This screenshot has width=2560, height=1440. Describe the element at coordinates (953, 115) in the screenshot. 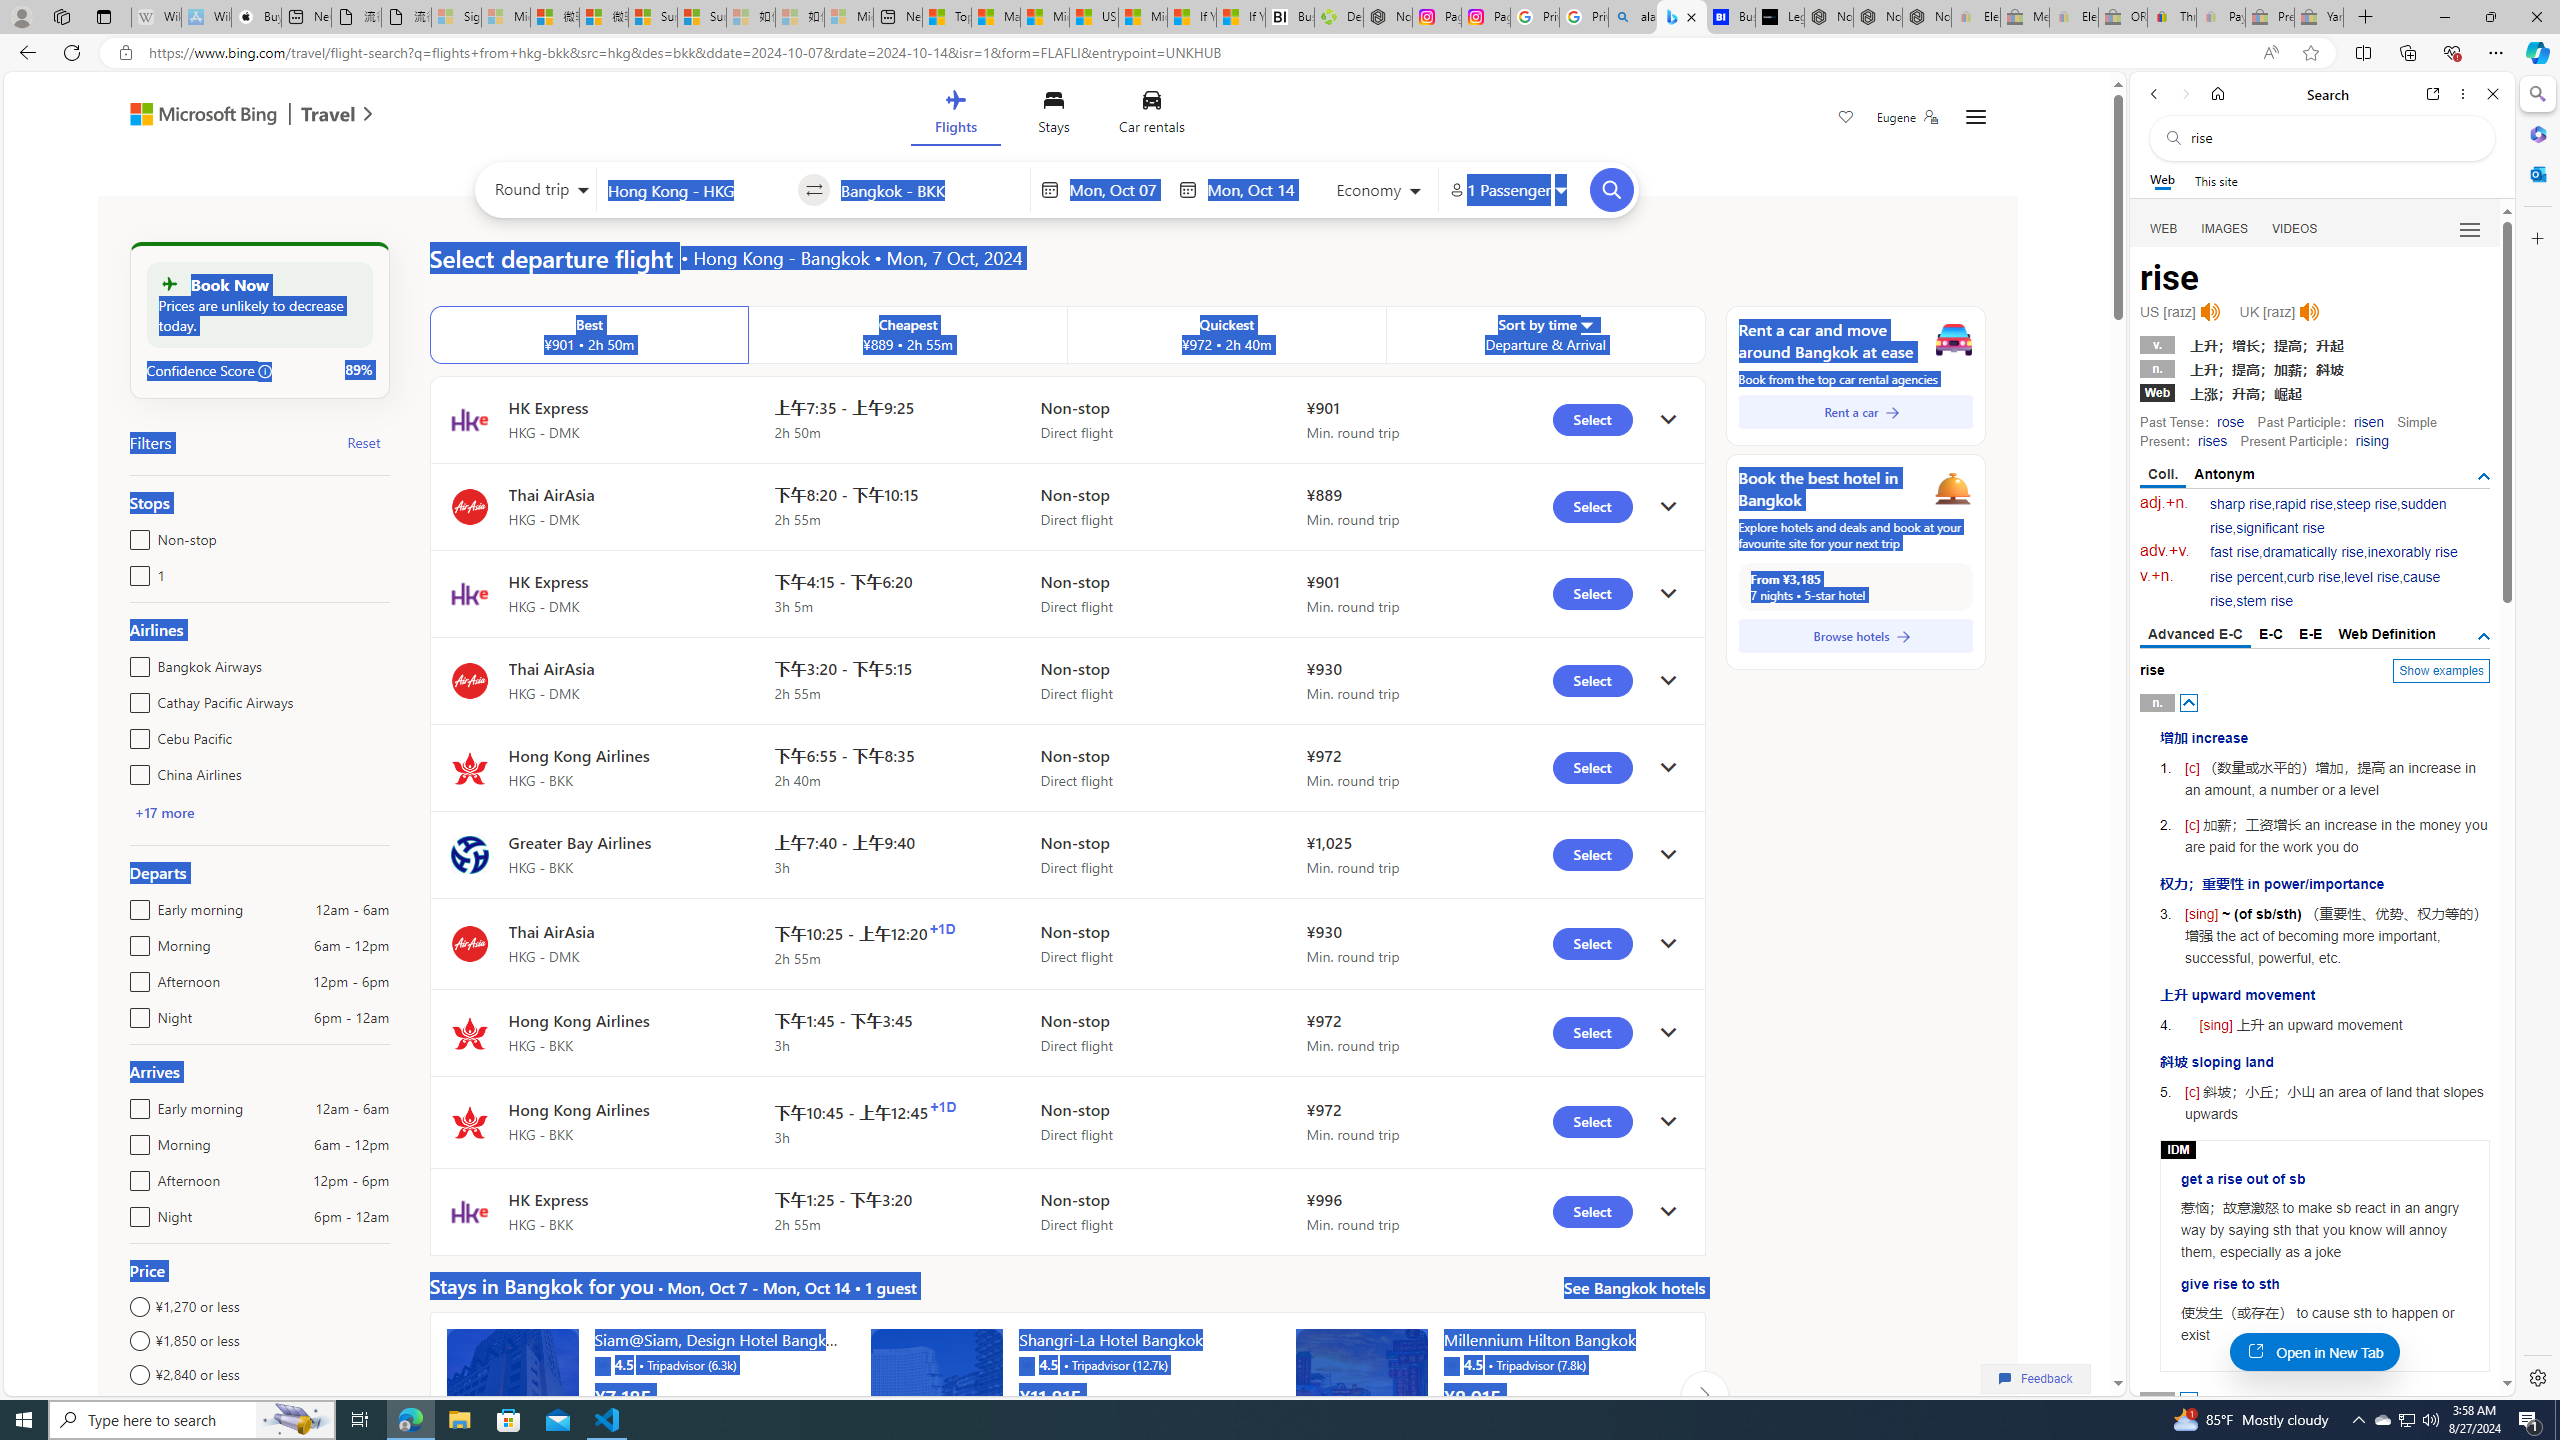

I see `'Flights'` at that location.